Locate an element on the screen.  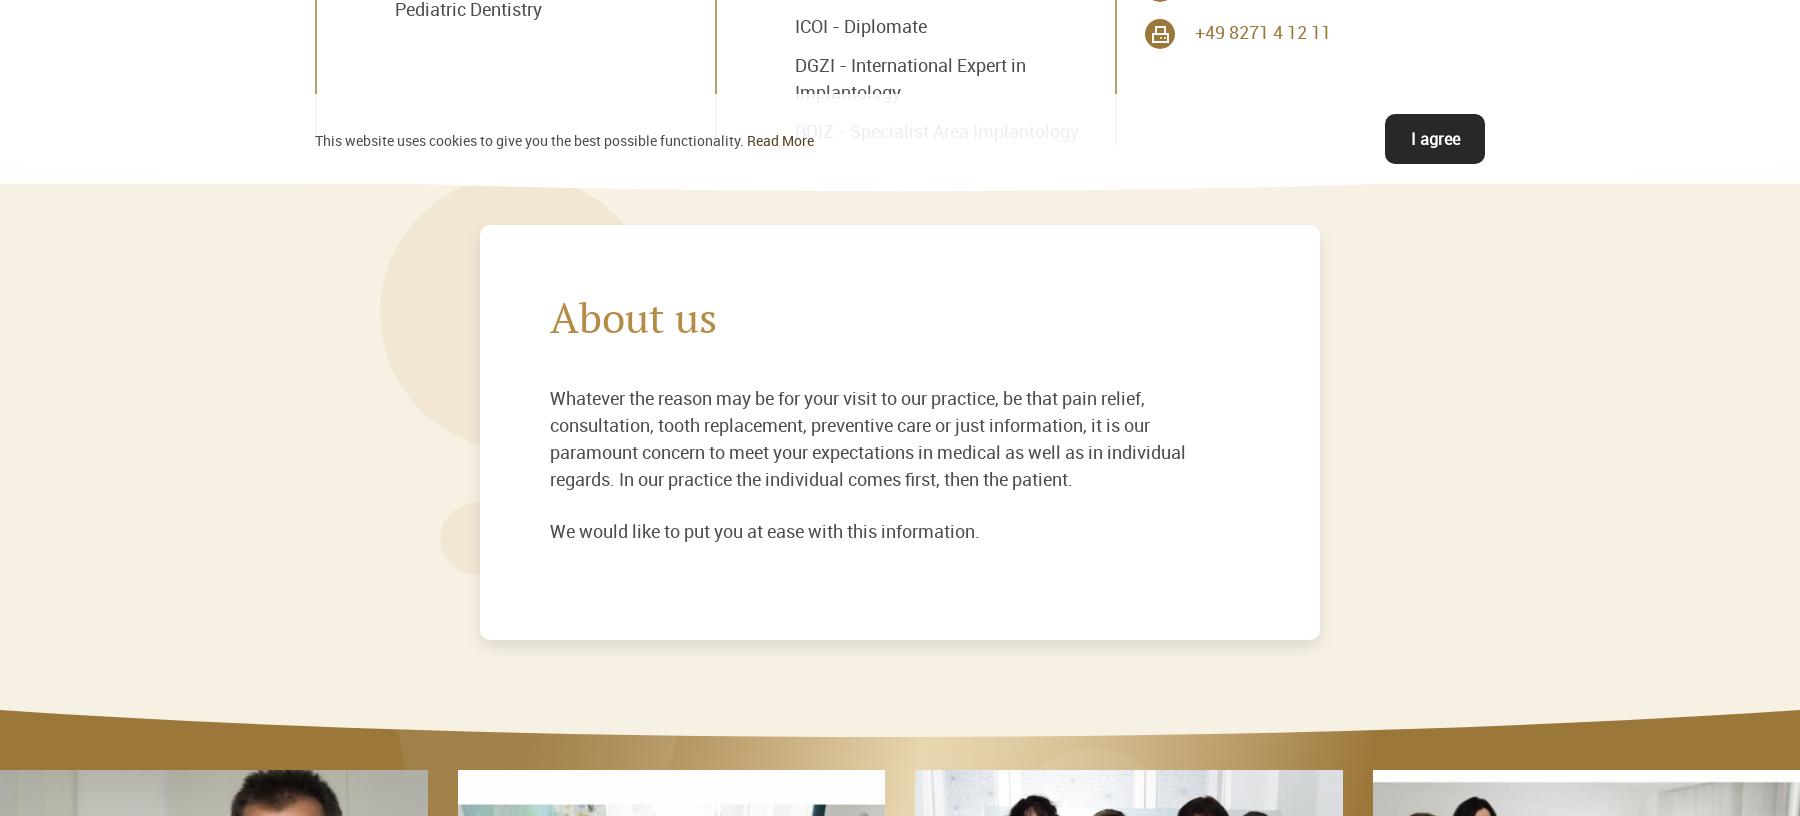
'Whatever the reason may be for your visit to our practice, be that pain relief, consultation, tooth replacement, preventive care or just information, it is our paramount concern to meet your expectations in medical as well as in individual regards. In our practice the individual comes first, then the patient.' is located at coordinates (867, 436).